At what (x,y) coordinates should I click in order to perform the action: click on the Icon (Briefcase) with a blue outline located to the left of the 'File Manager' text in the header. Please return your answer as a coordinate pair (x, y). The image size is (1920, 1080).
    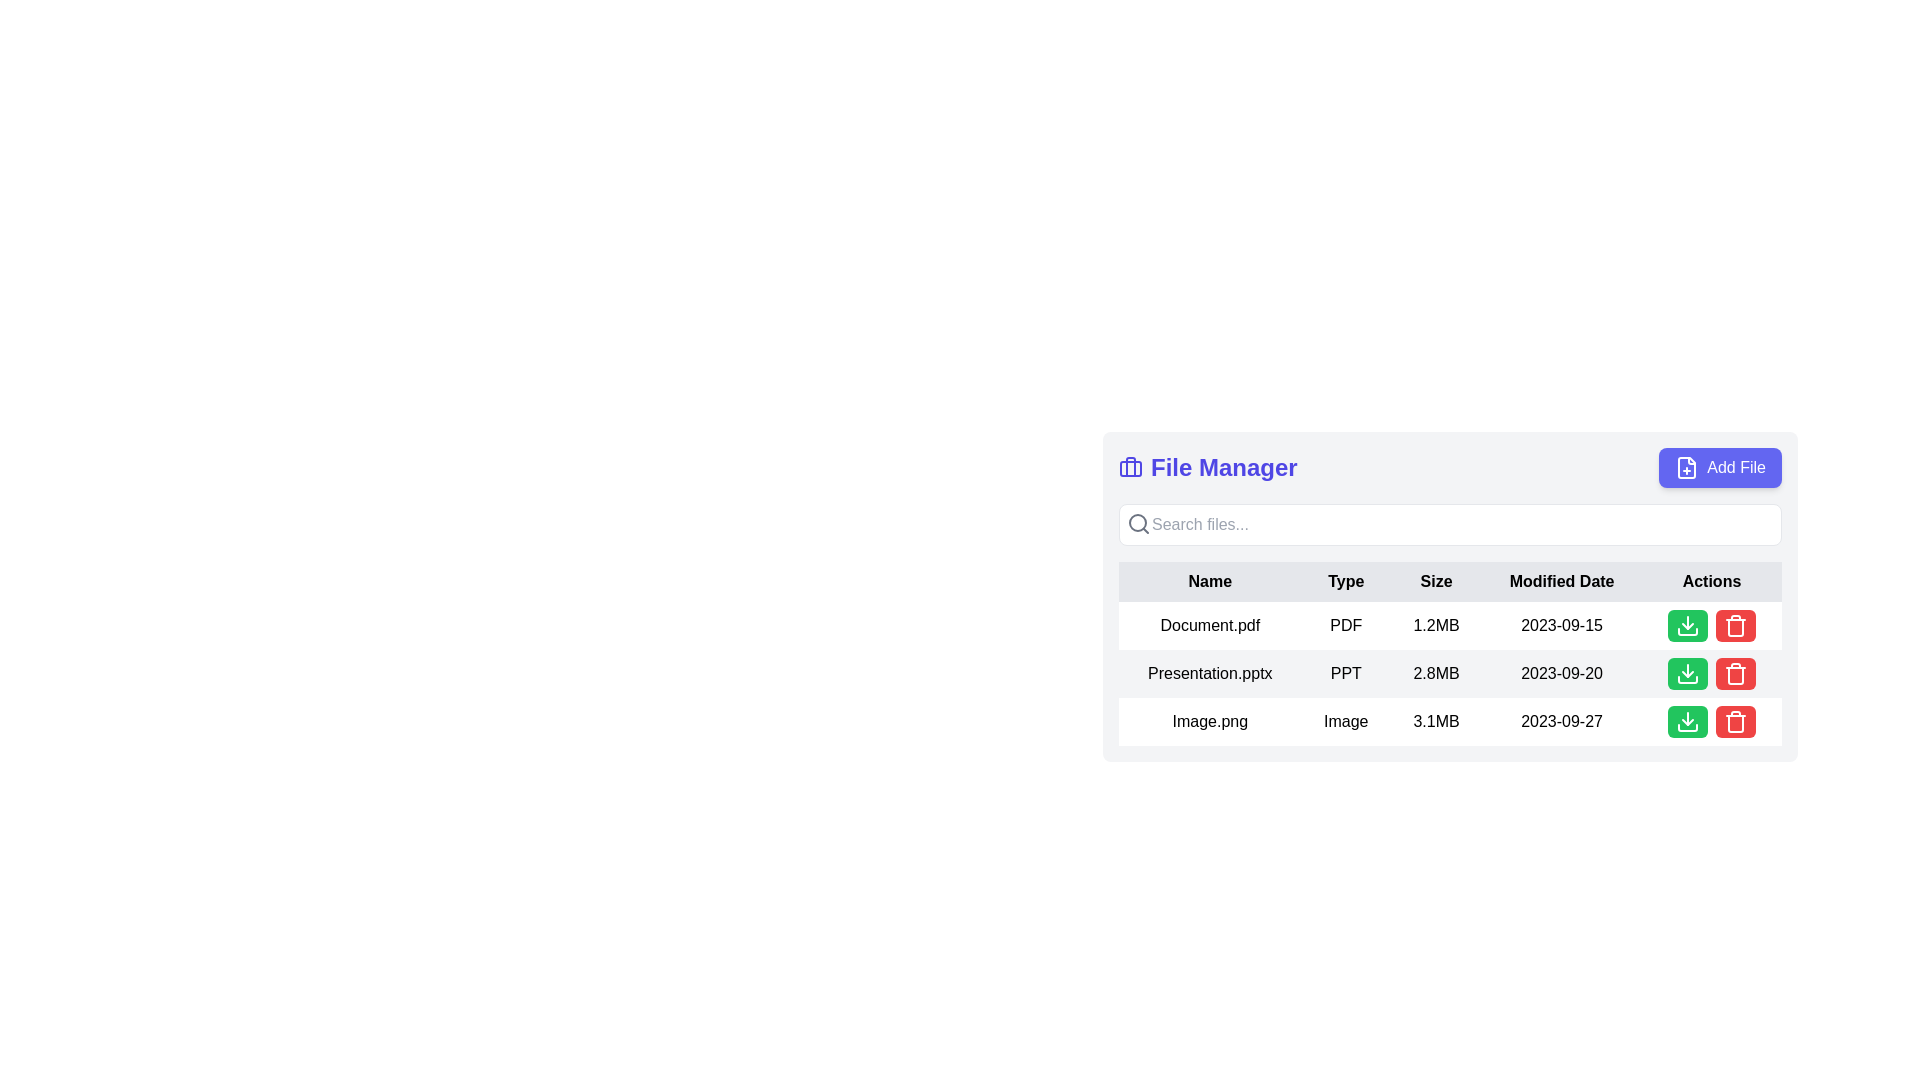
    Looking at the image, I should click on (1131, 467).